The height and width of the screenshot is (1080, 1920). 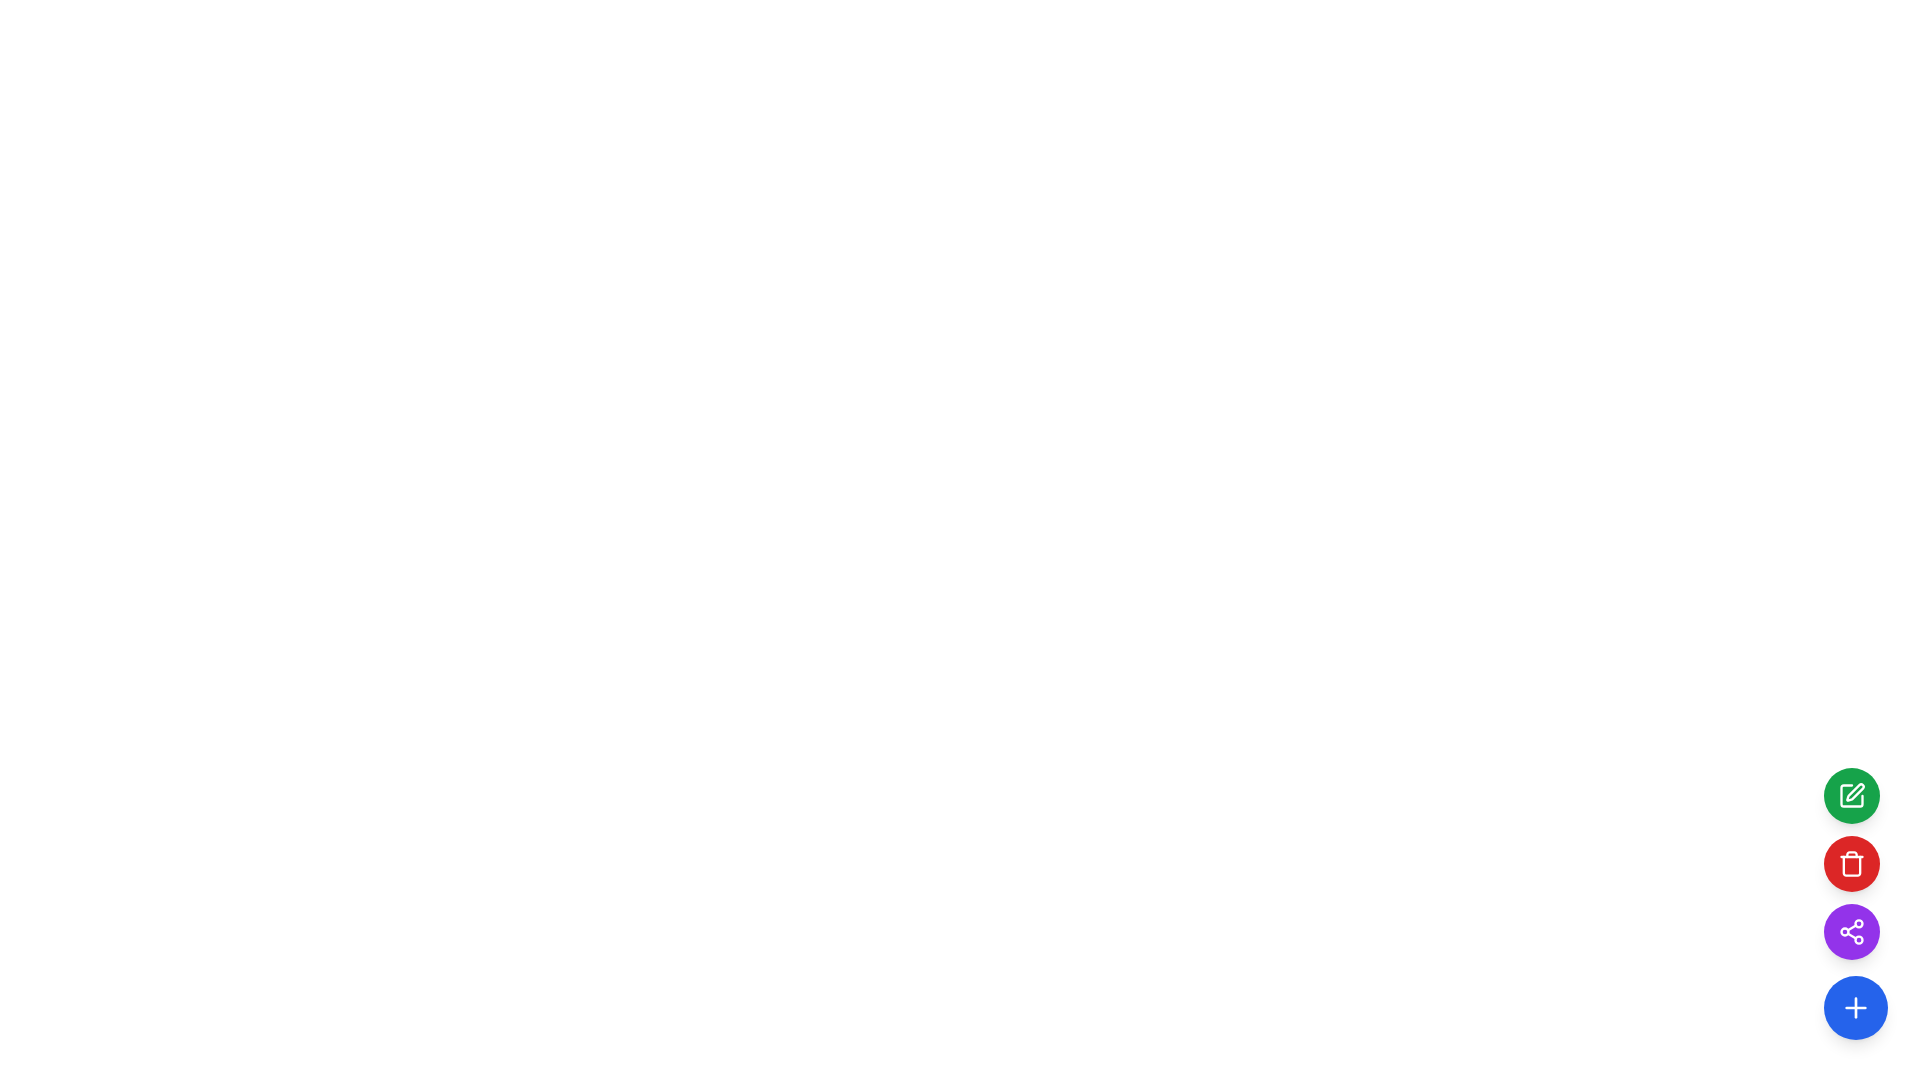 What do you see at coordinates (1851, 865) in the screenshot?
I see `the center portion of the trash bin icon` at bounding box center [1851, 865].